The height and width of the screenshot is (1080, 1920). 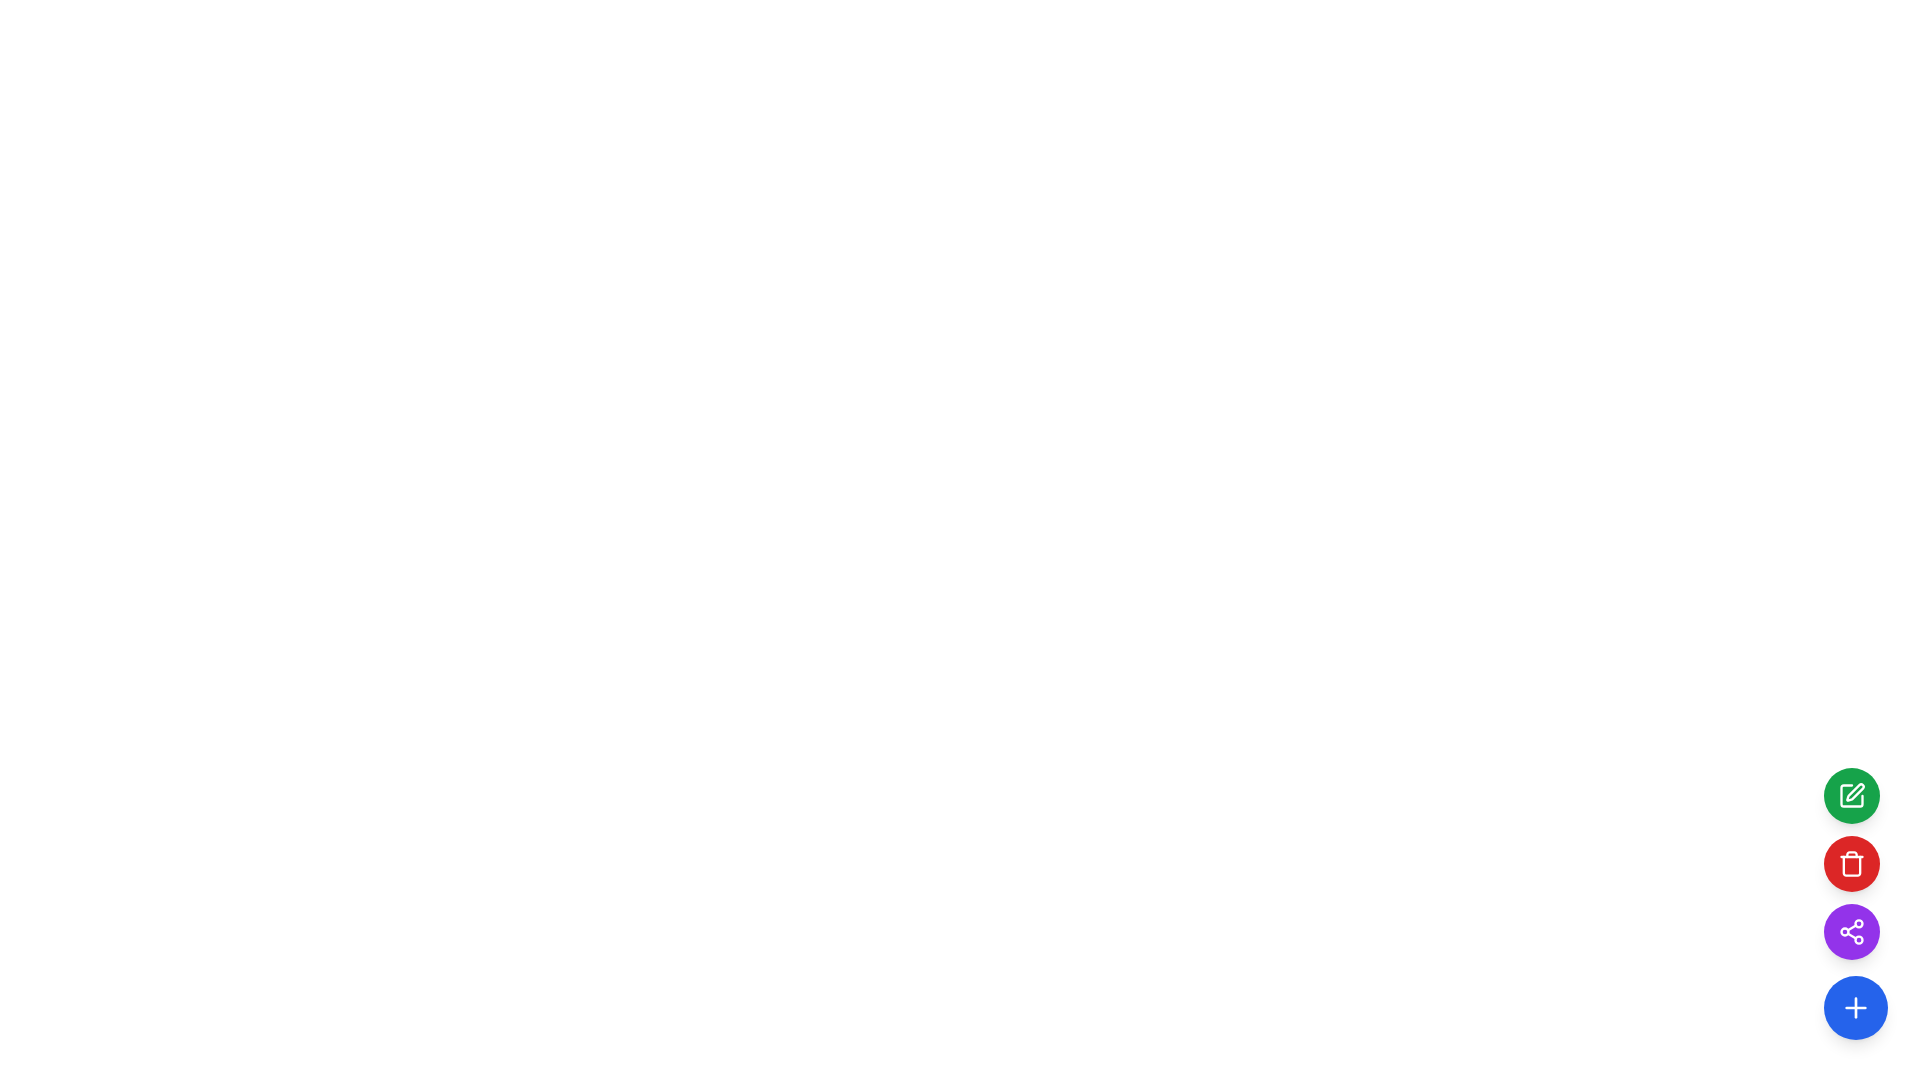 What do you see at coordinates (1851, 865) in the screenshot?
I see `the center portion of the trash bin icon` at bounding box center [1851, 865].